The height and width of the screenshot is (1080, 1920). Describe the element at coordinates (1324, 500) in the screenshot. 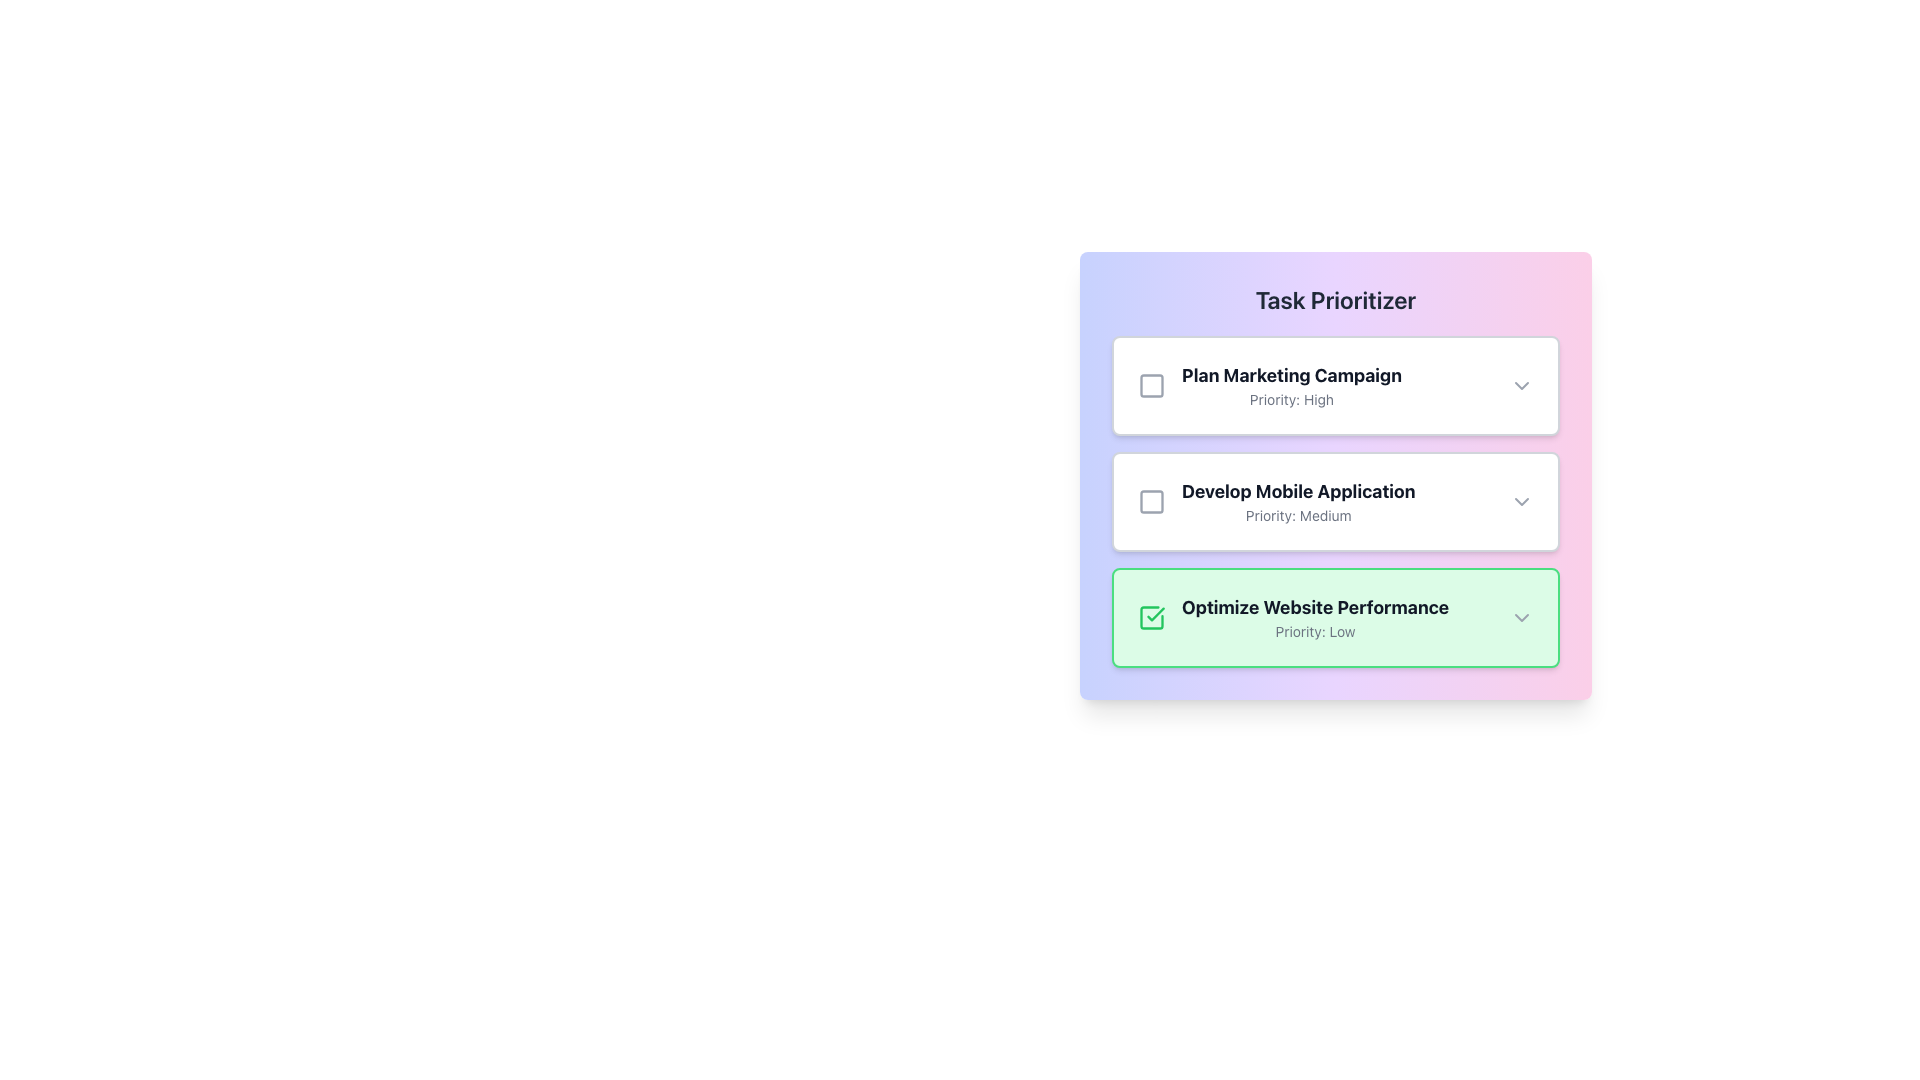

I see `the checkbox next to the task item 'Develop Mobile Application'` at that location.